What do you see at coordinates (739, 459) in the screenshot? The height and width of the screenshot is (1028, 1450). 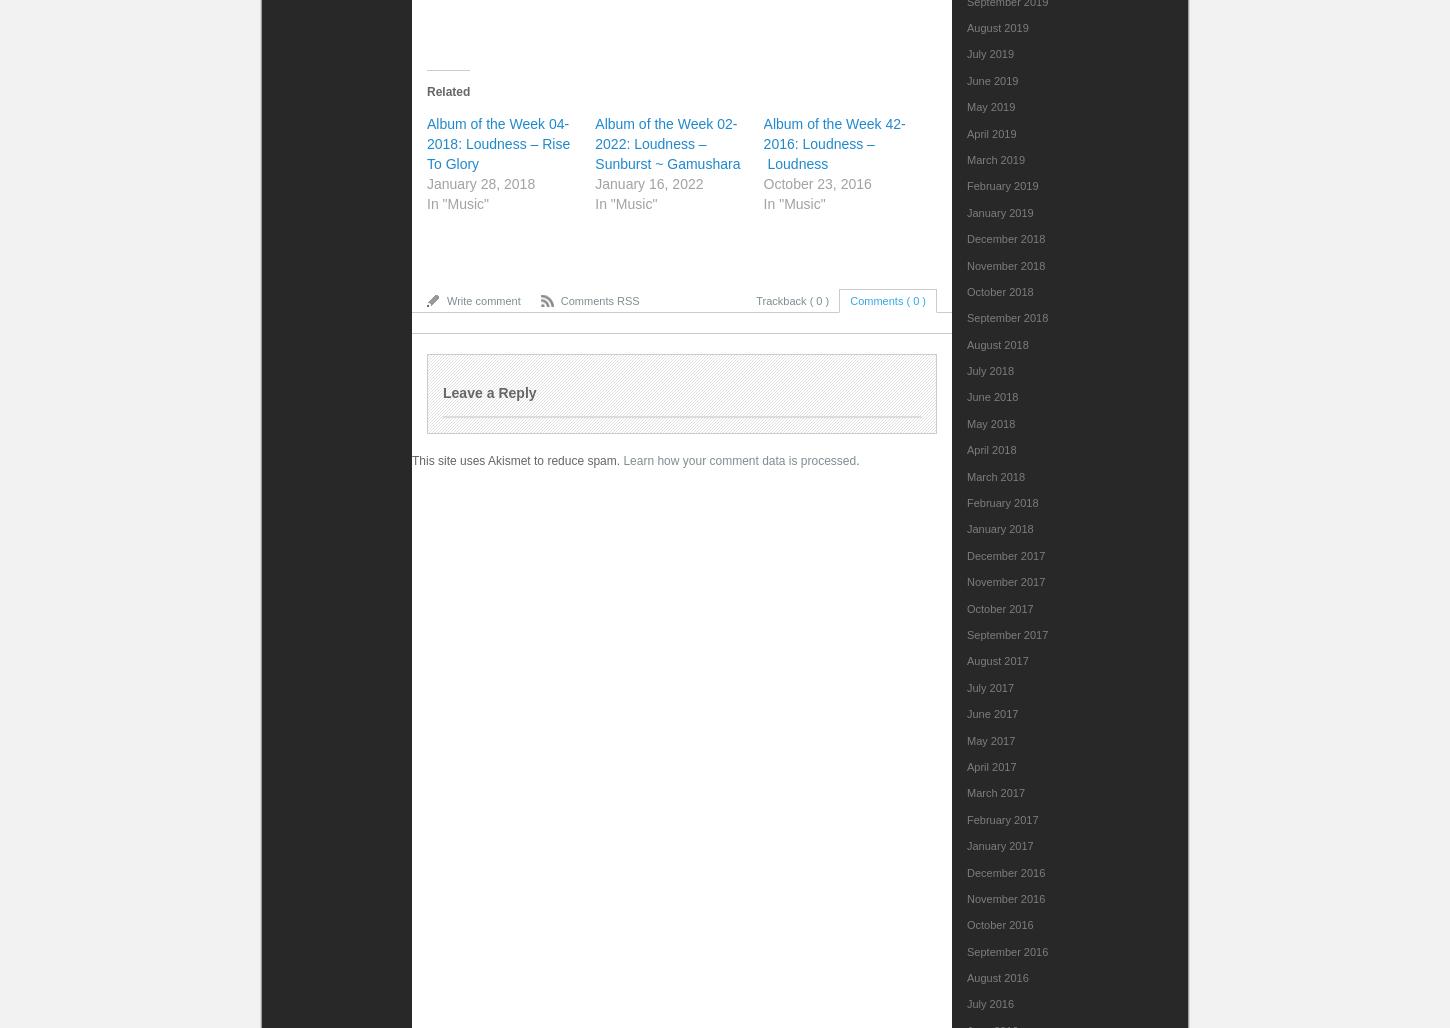 I see `'Learn how your comment data is processed'` at bounding box center [739, 459].